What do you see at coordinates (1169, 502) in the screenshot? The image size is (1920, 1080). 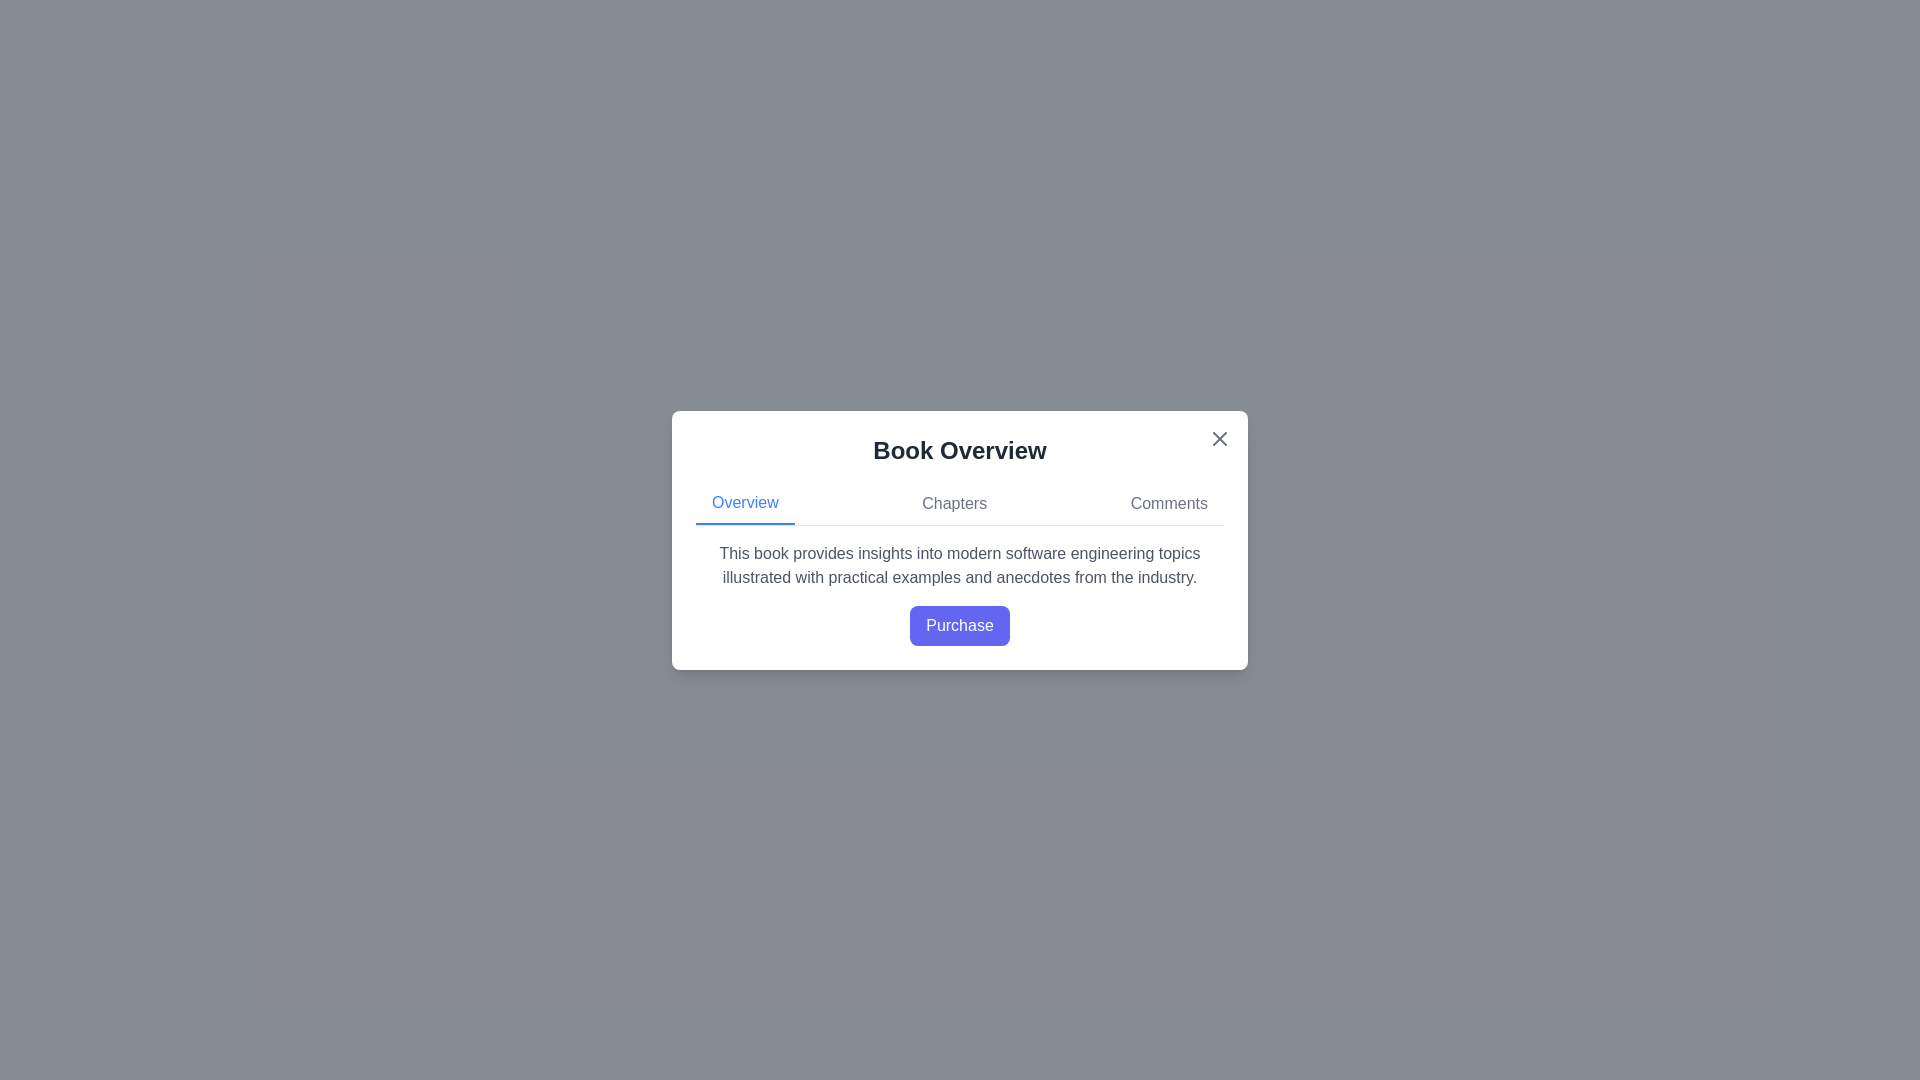 I see `the 'Comments' tab in the horizontal menu` at bounding box center [1169, 502].